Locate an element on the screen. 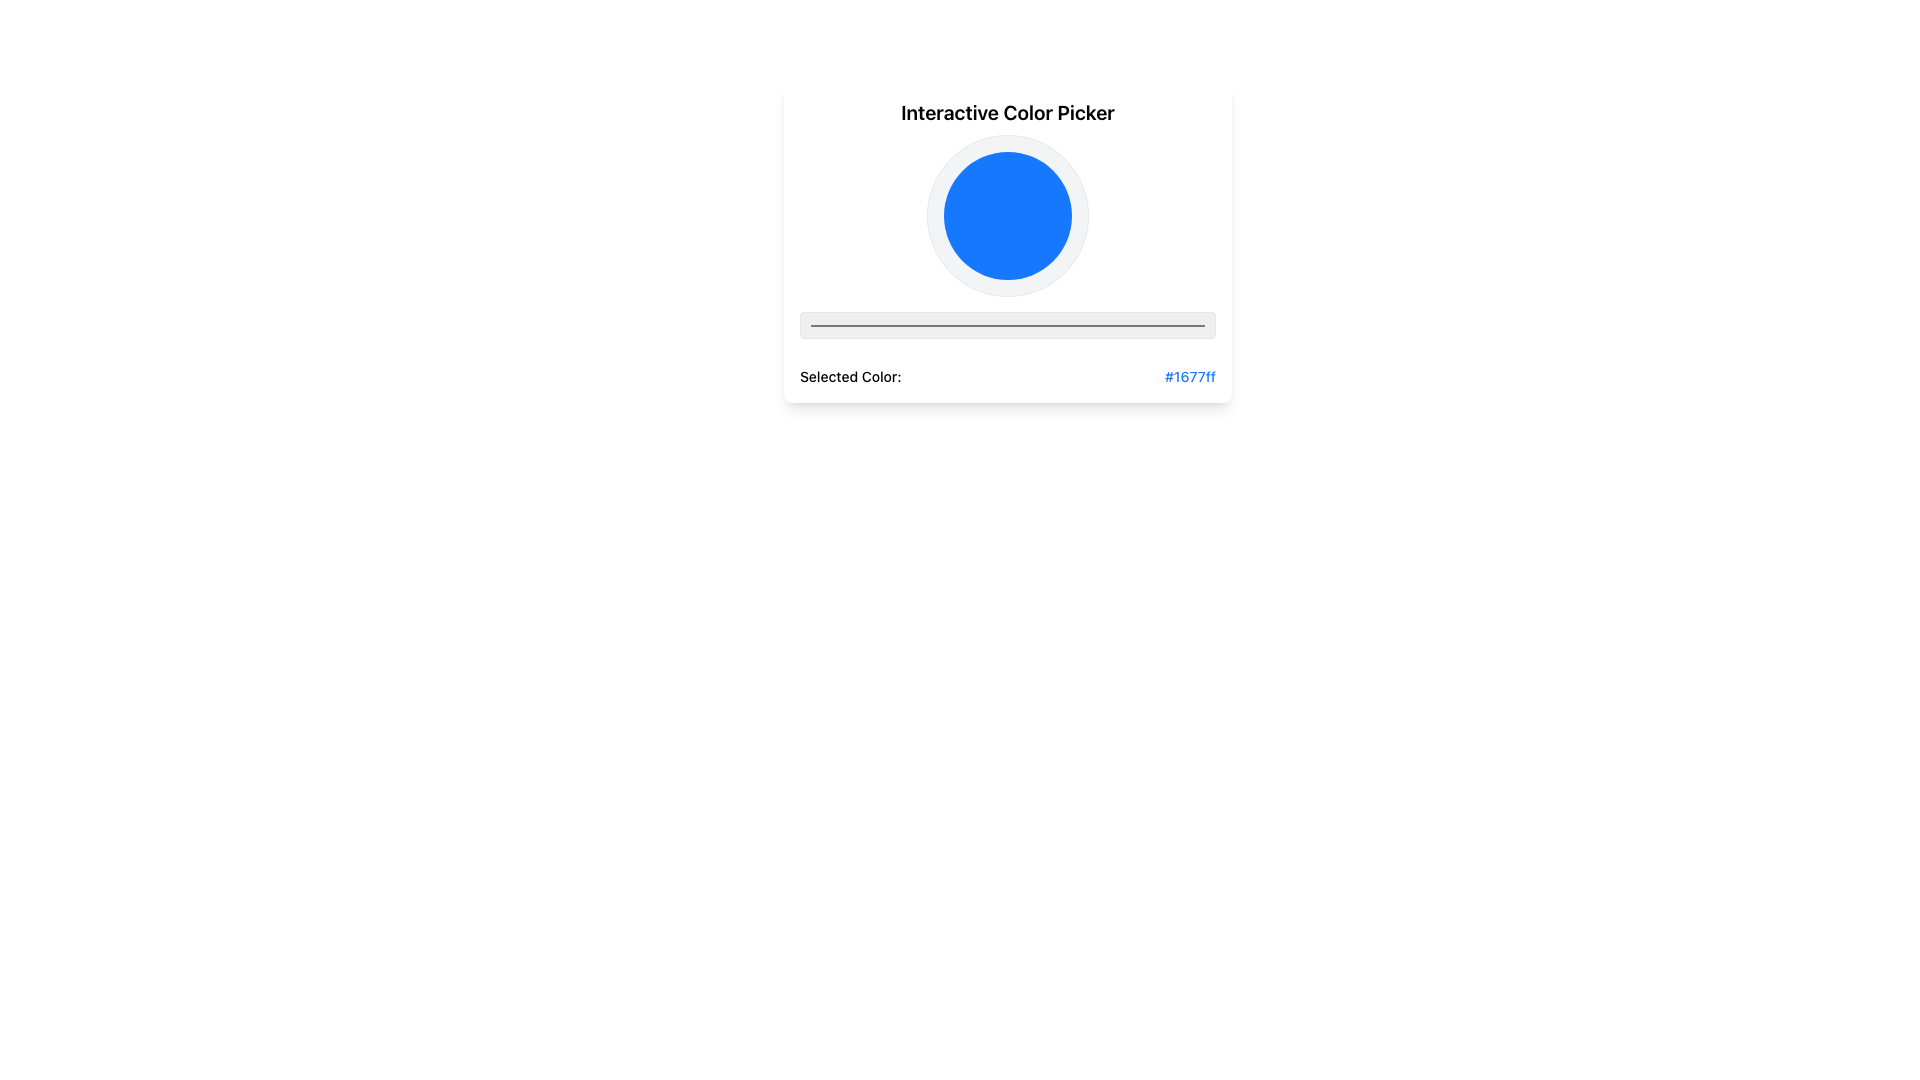 Image resolution: width=1920 pixels, height=1080 pixels. the Preview Component displaying the currently selected color, which is represented as a large blue circle with its hexadecimal color code is located at coordinates (1008, 260).